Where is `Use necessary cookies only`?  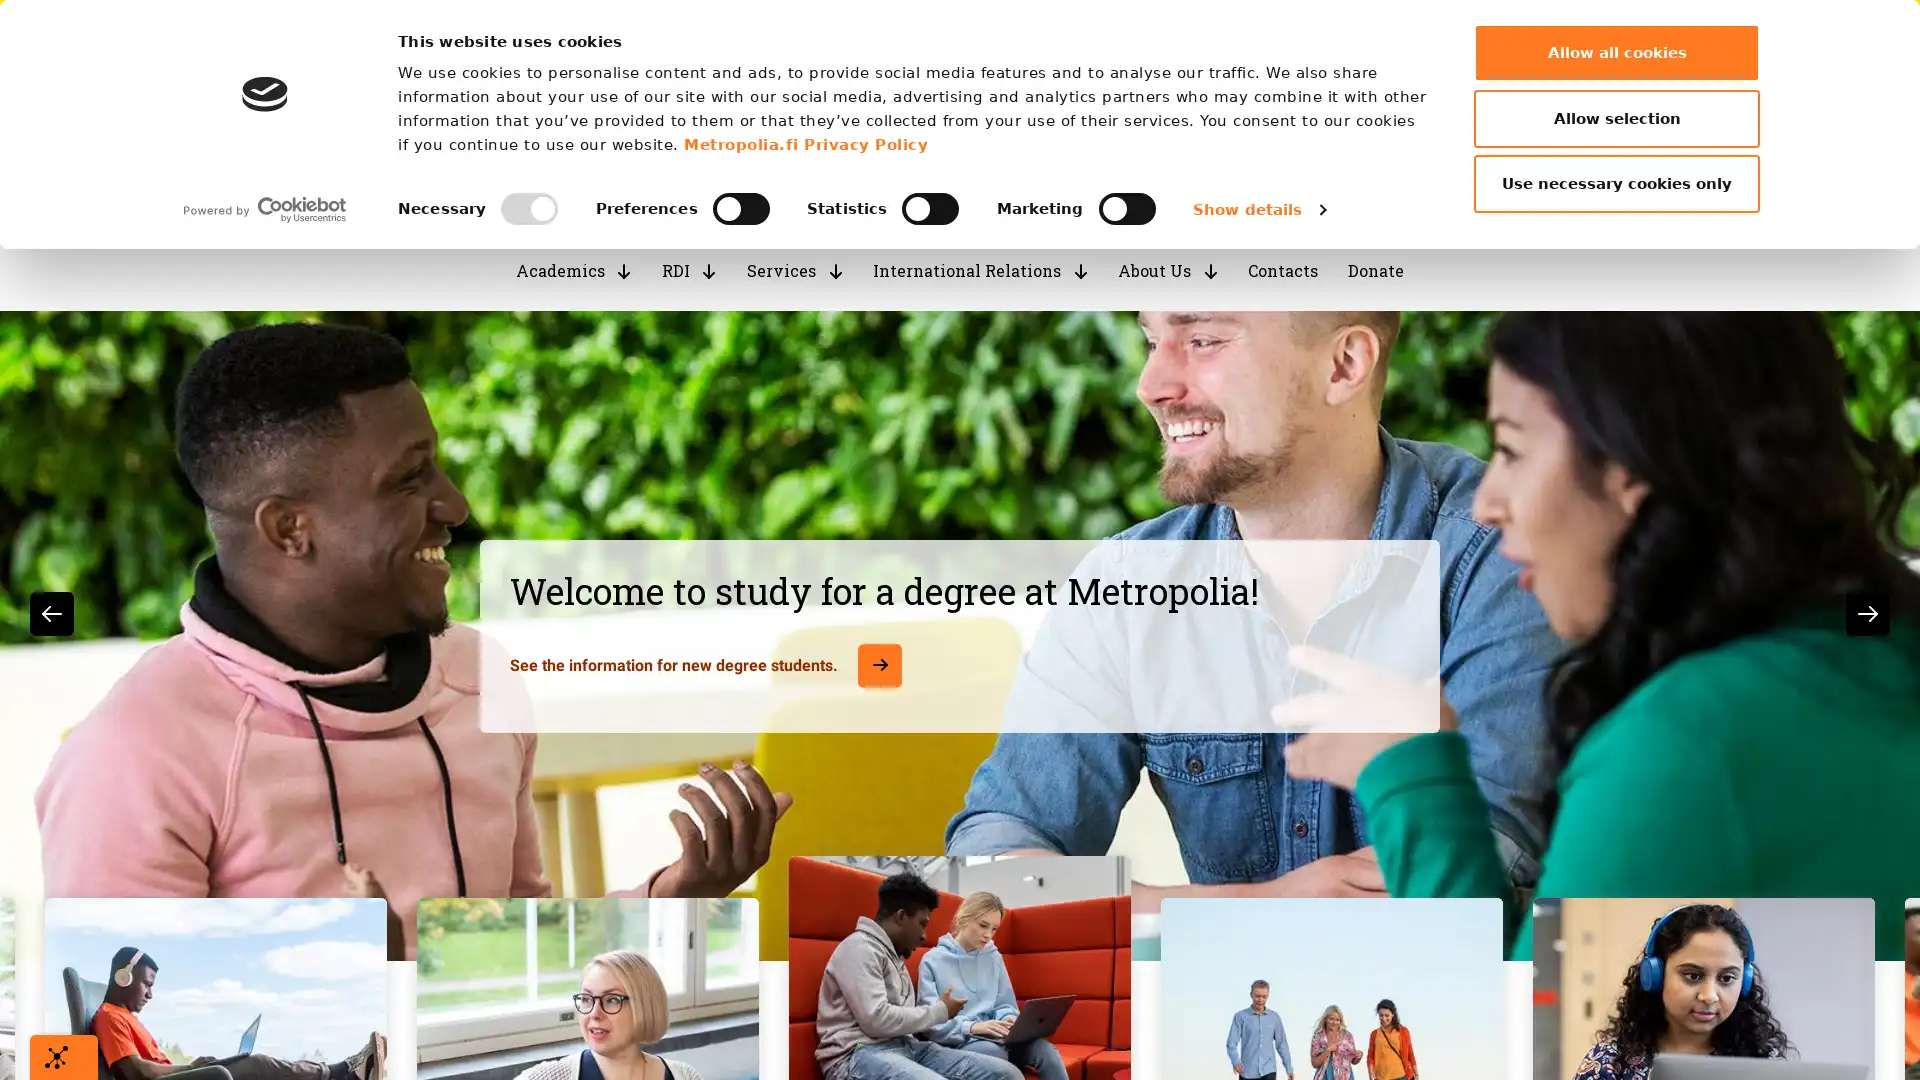 Use necessary cookies only is located at coordinates (1617, 184).